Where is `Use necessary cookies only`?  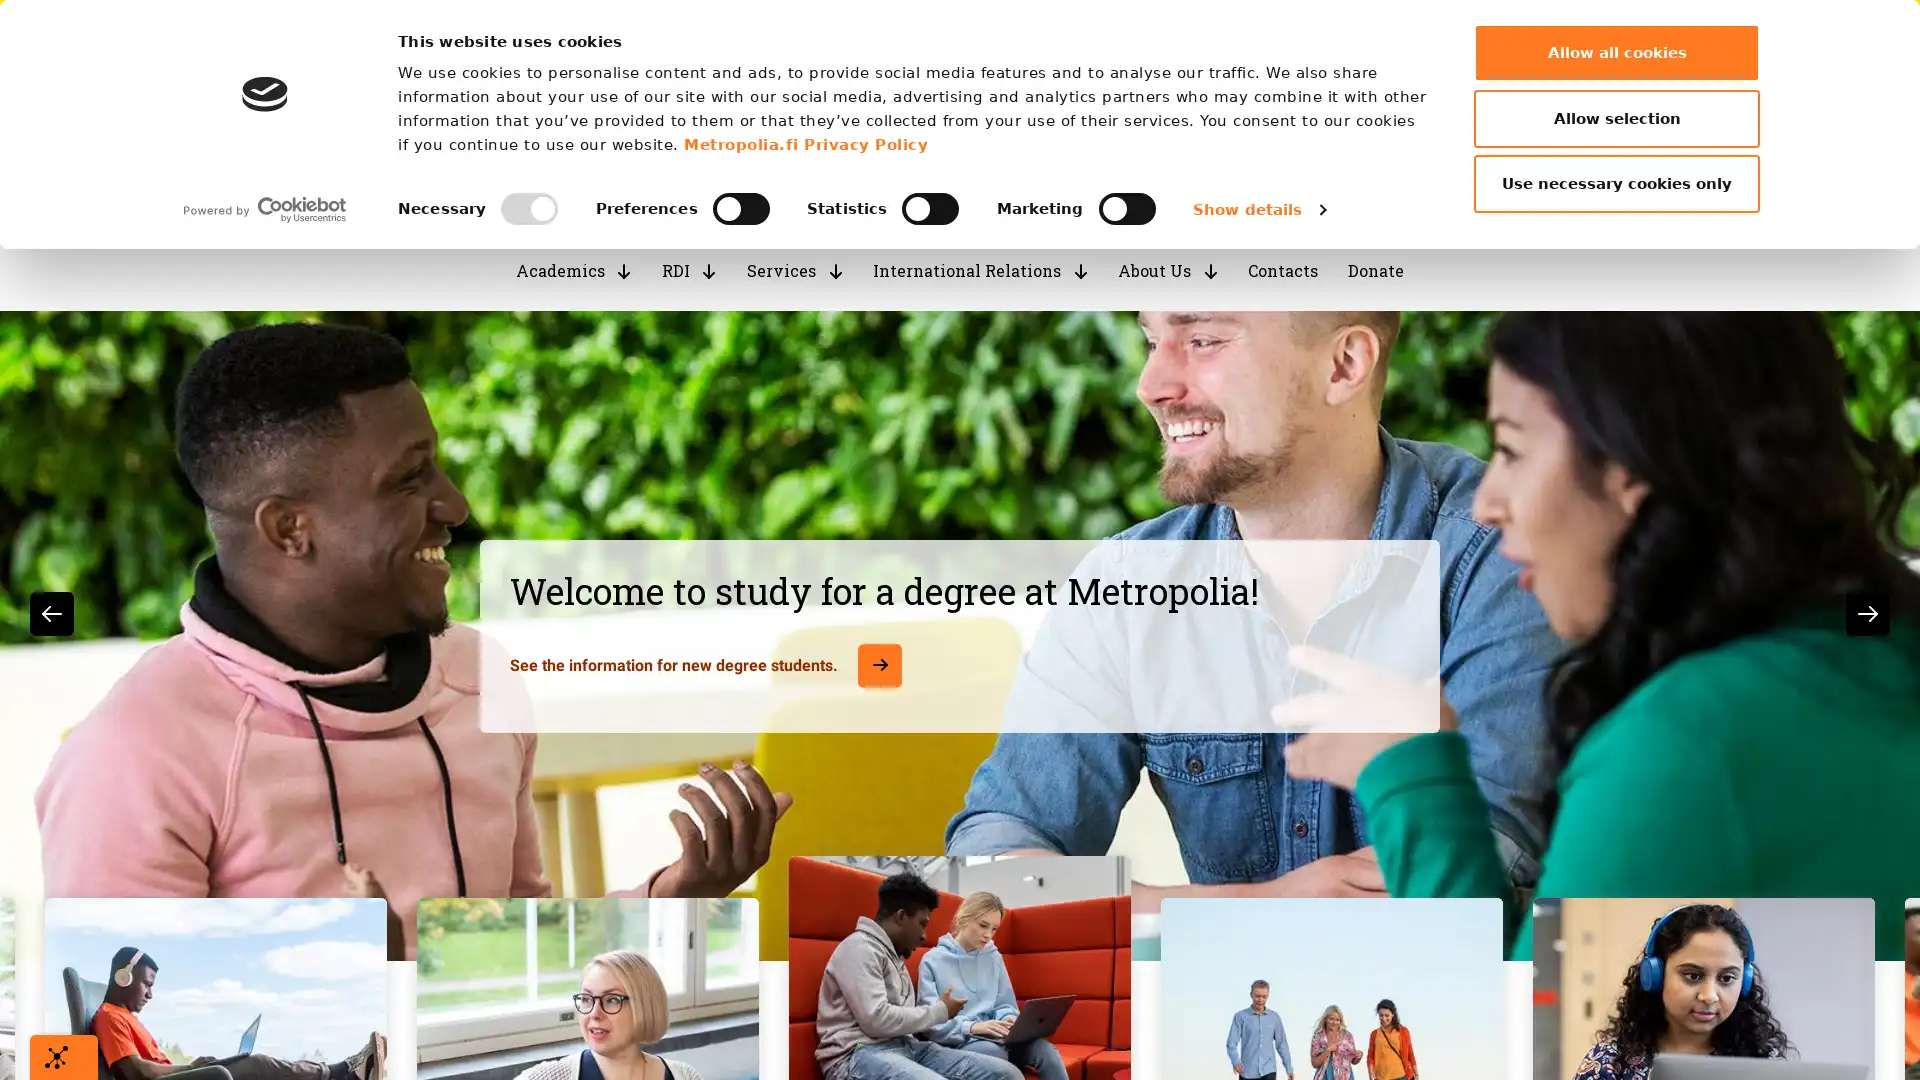 Use necessary cookies only is located at coordinates (1617, 184).